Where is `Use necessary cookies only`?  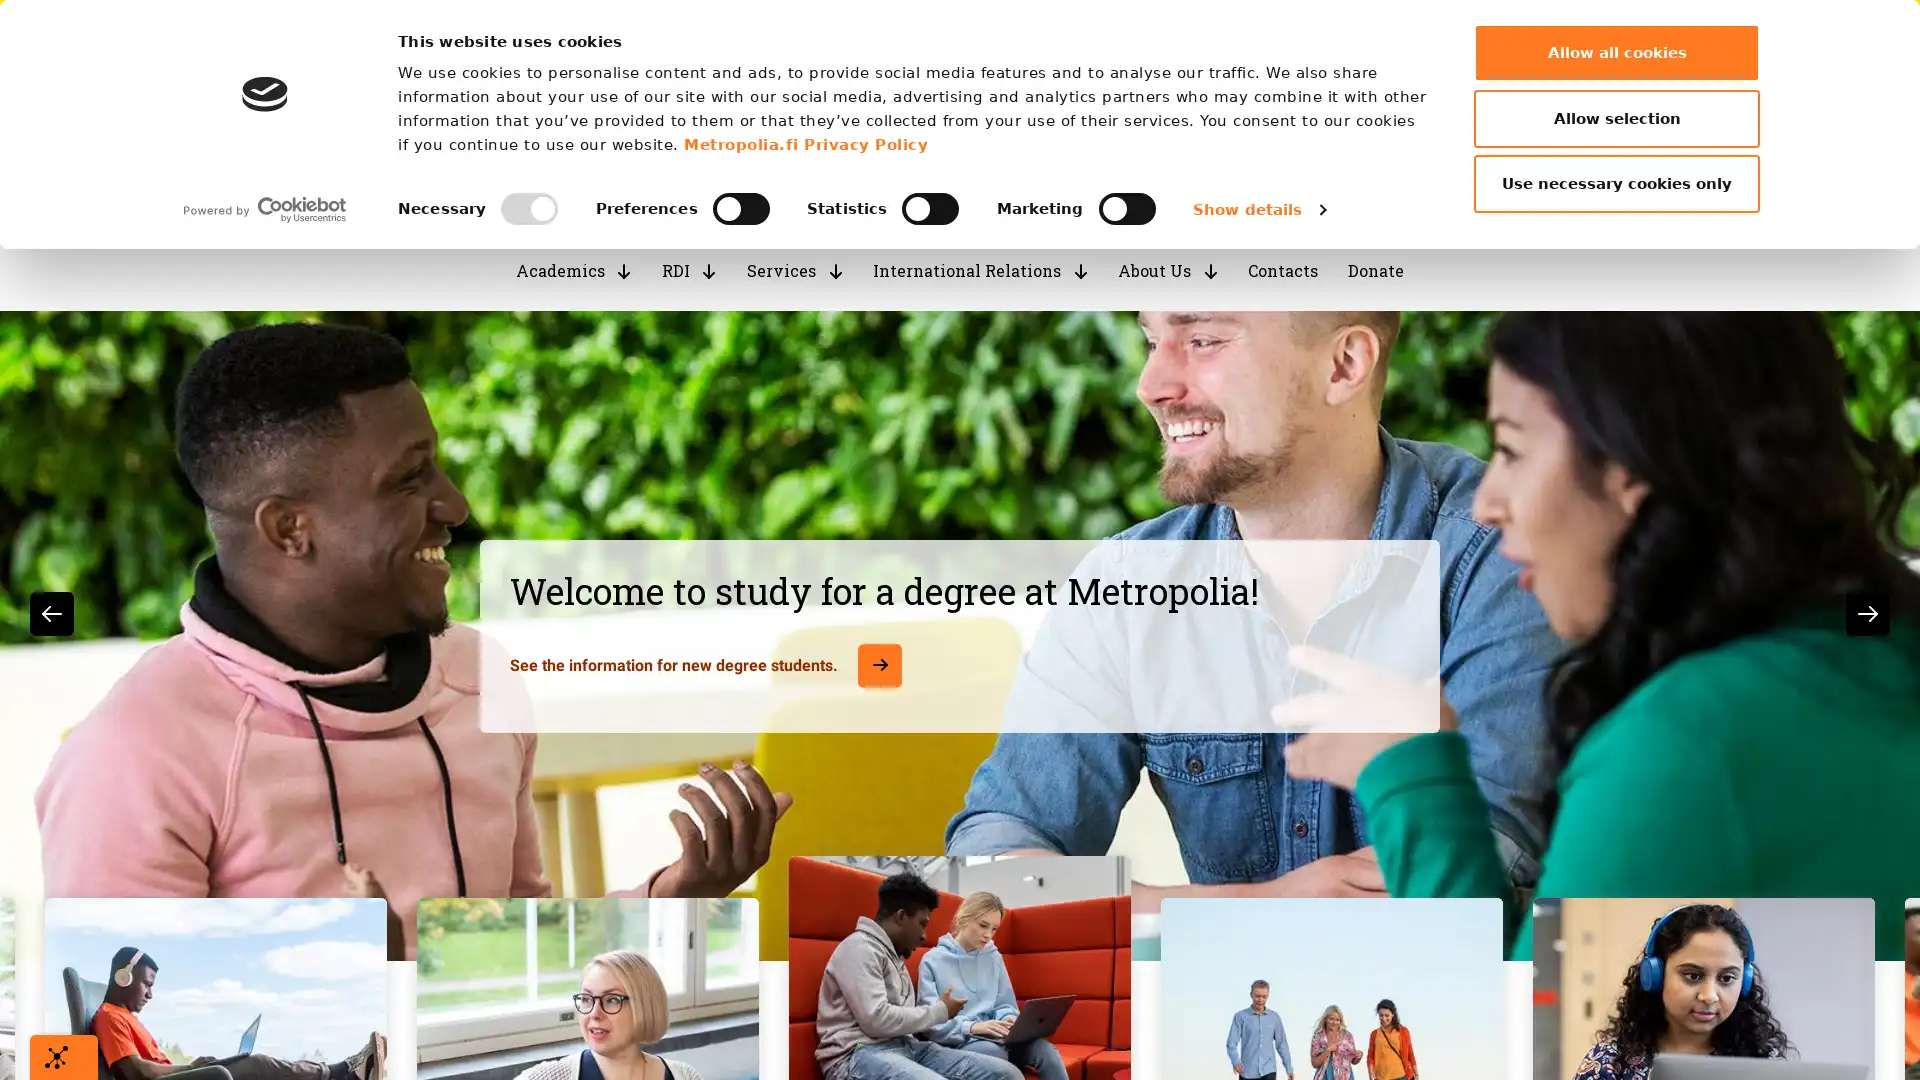 Use necessary cookies only is located at coordinates (1617, 184).